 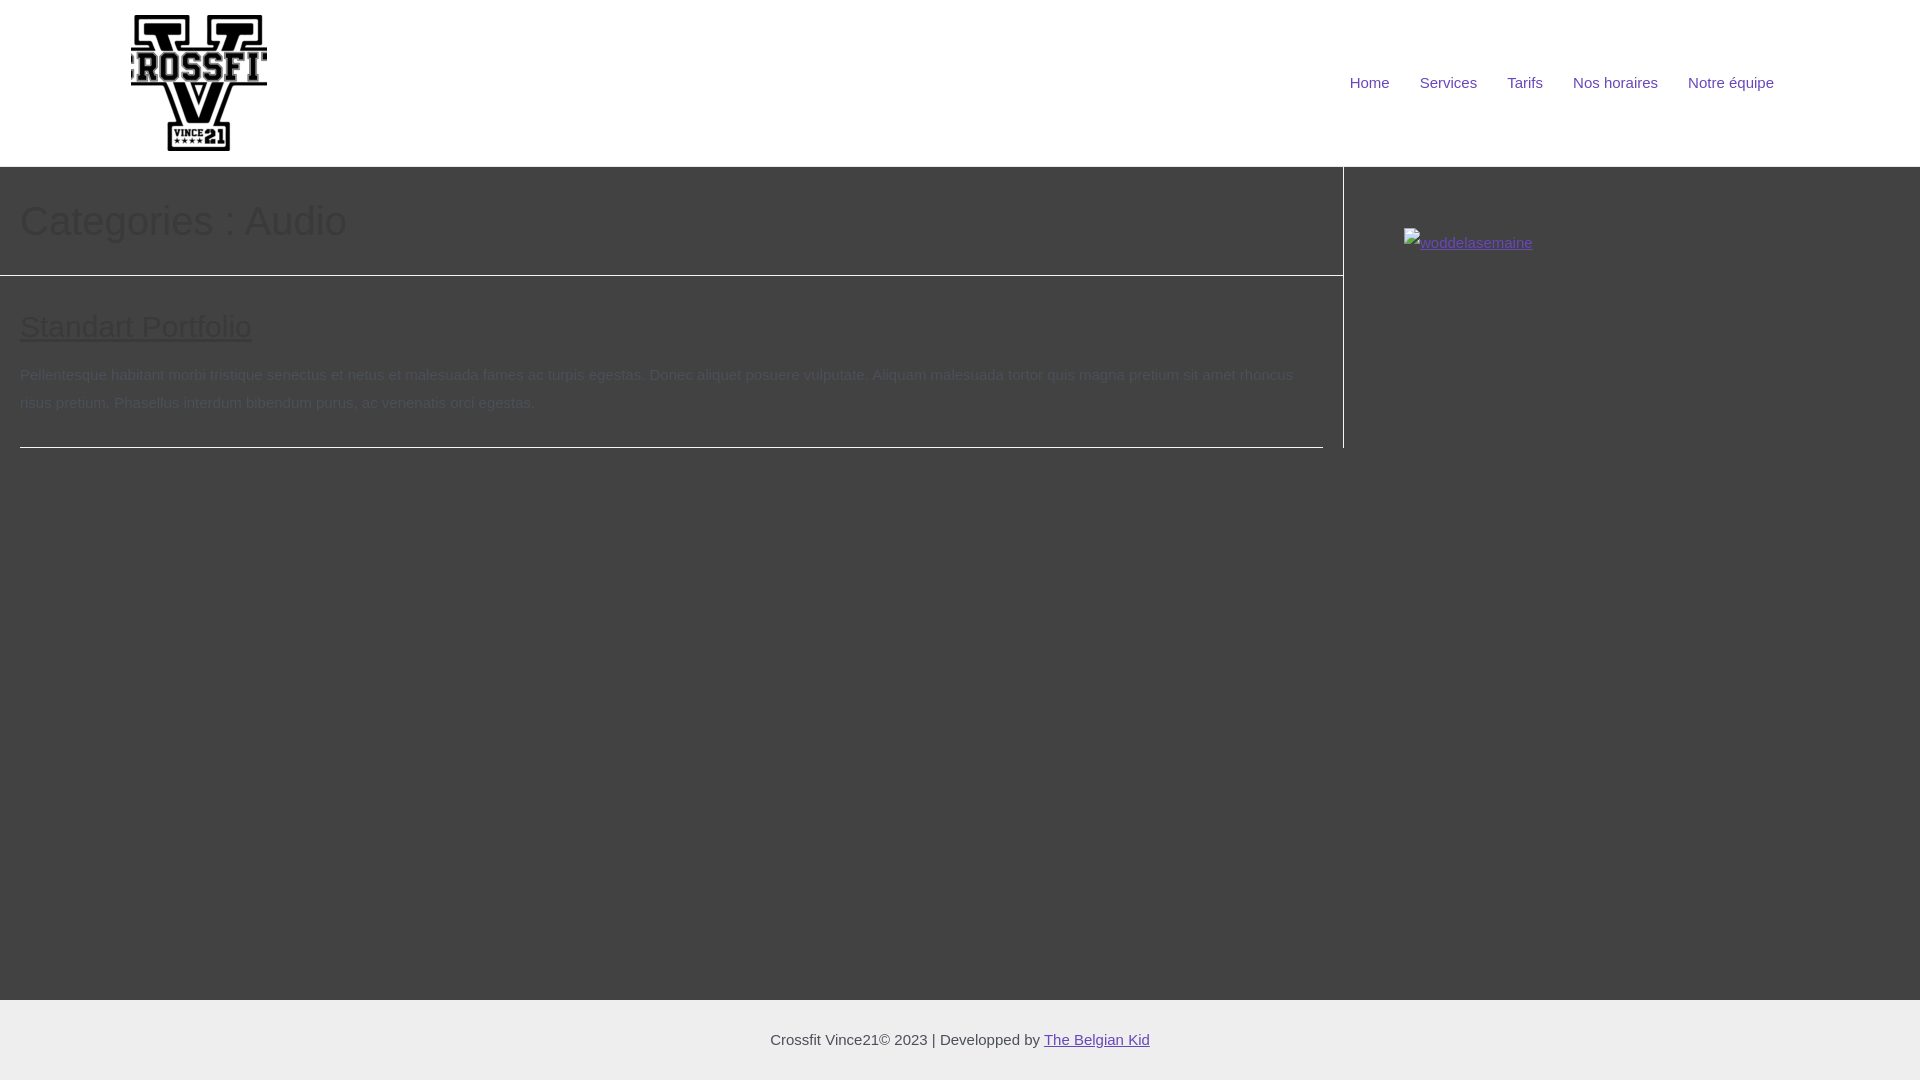 What do you see at coordinates (1492, 82) in the screenshot?
I see `'Tarifs'` at bounding box center [1492, 82].